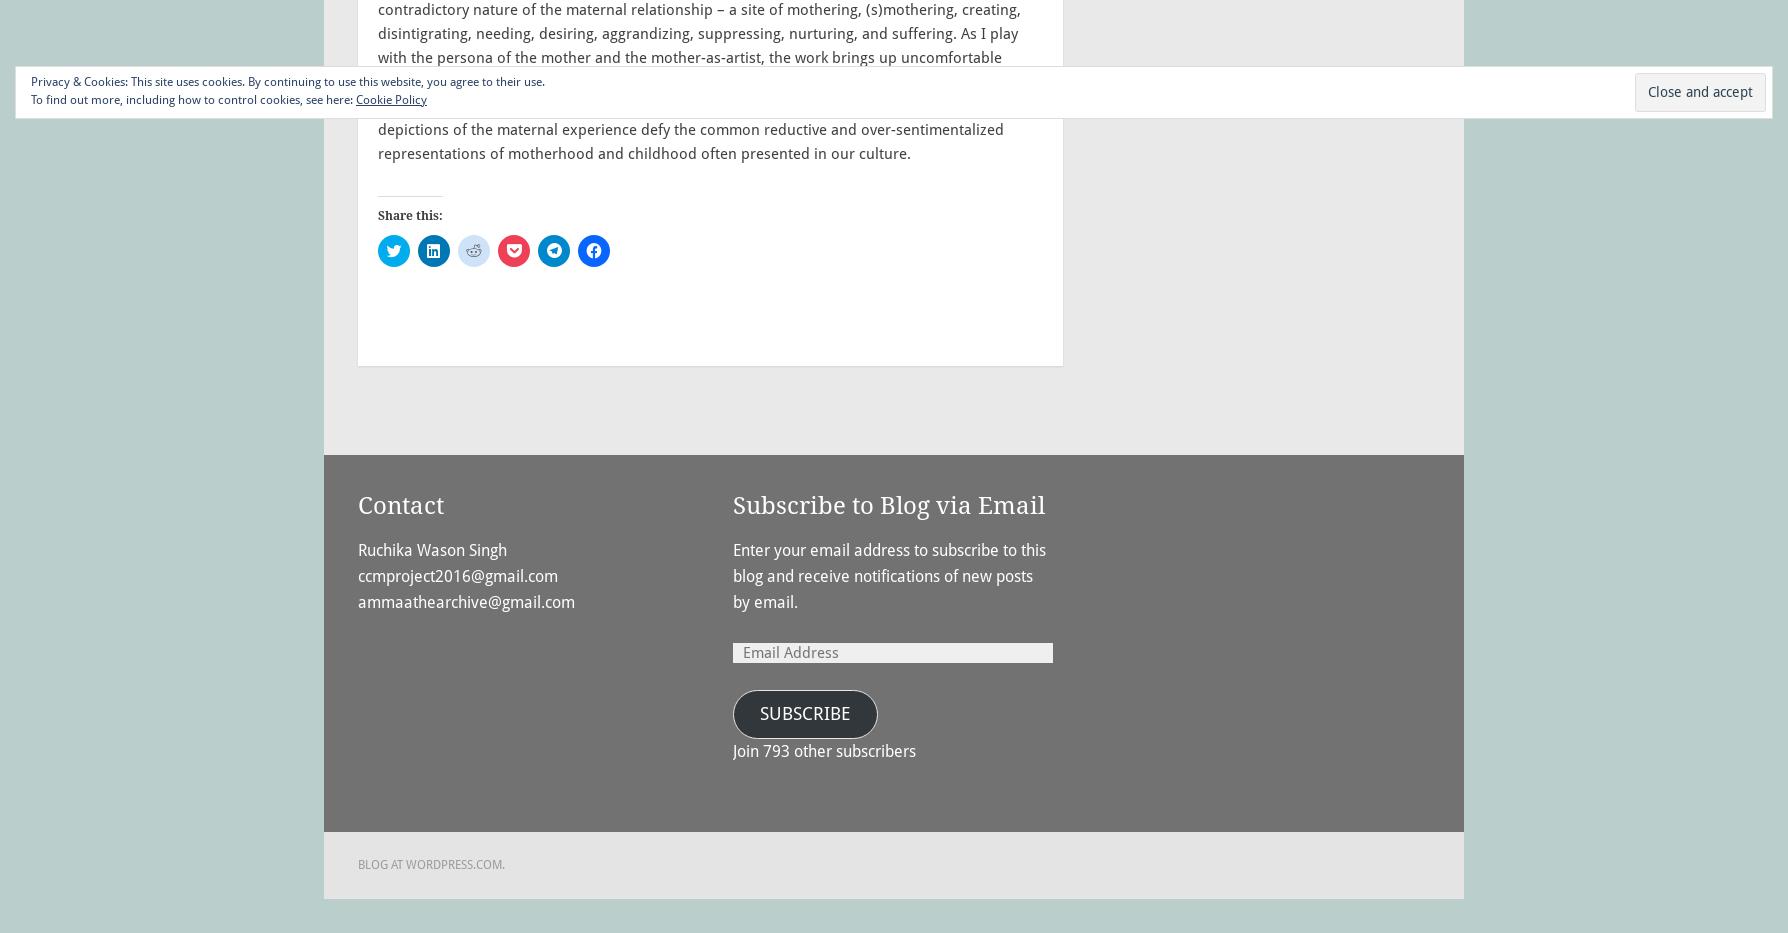  I want to click on 'Privacy & Cookies: This site uses cookies. By continuing to use this website, you agree to their use.', so click(287, 82).